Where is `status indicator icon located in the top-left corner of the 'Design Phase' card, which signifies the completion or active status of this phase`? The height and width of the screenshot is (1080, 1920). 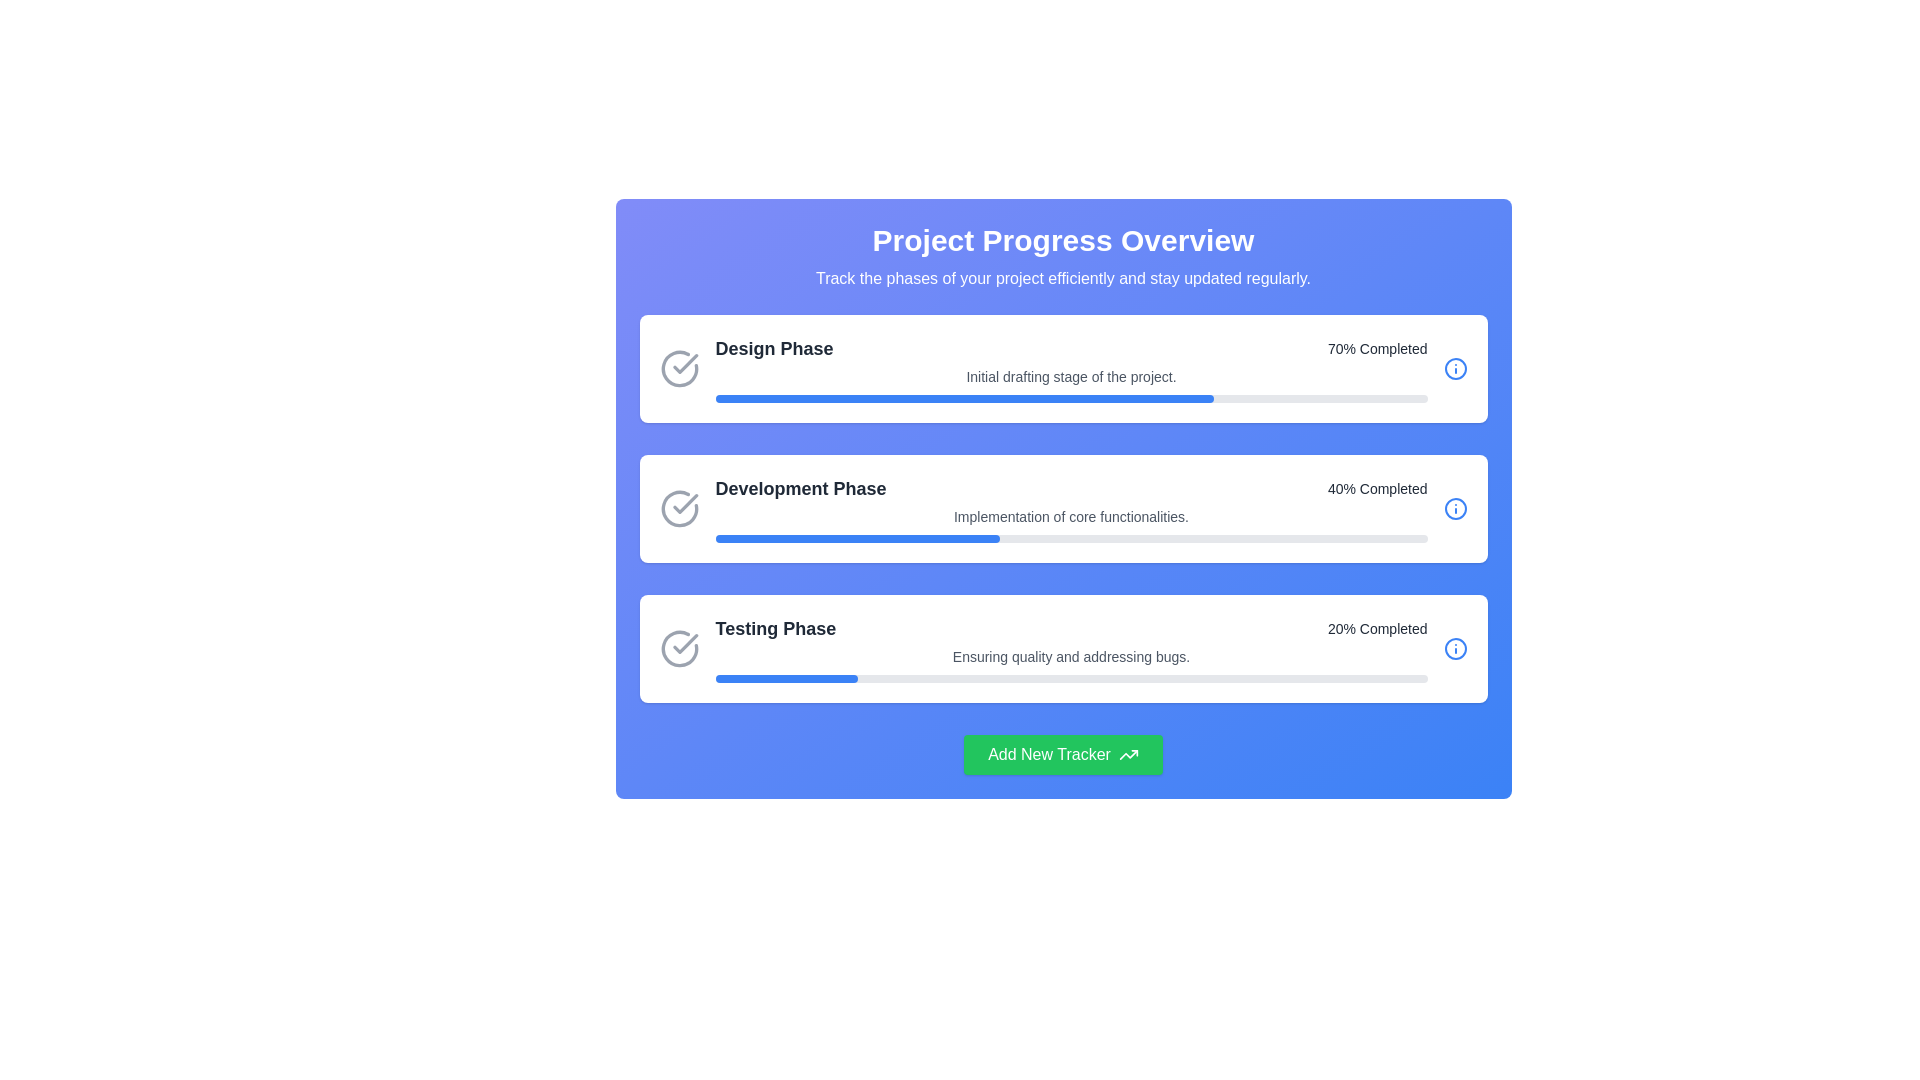 status indicator icon located in the top-left corner of the 'Design Phase' card, which signifies the completion or active status of this phase is located at coordinates (679, 369).